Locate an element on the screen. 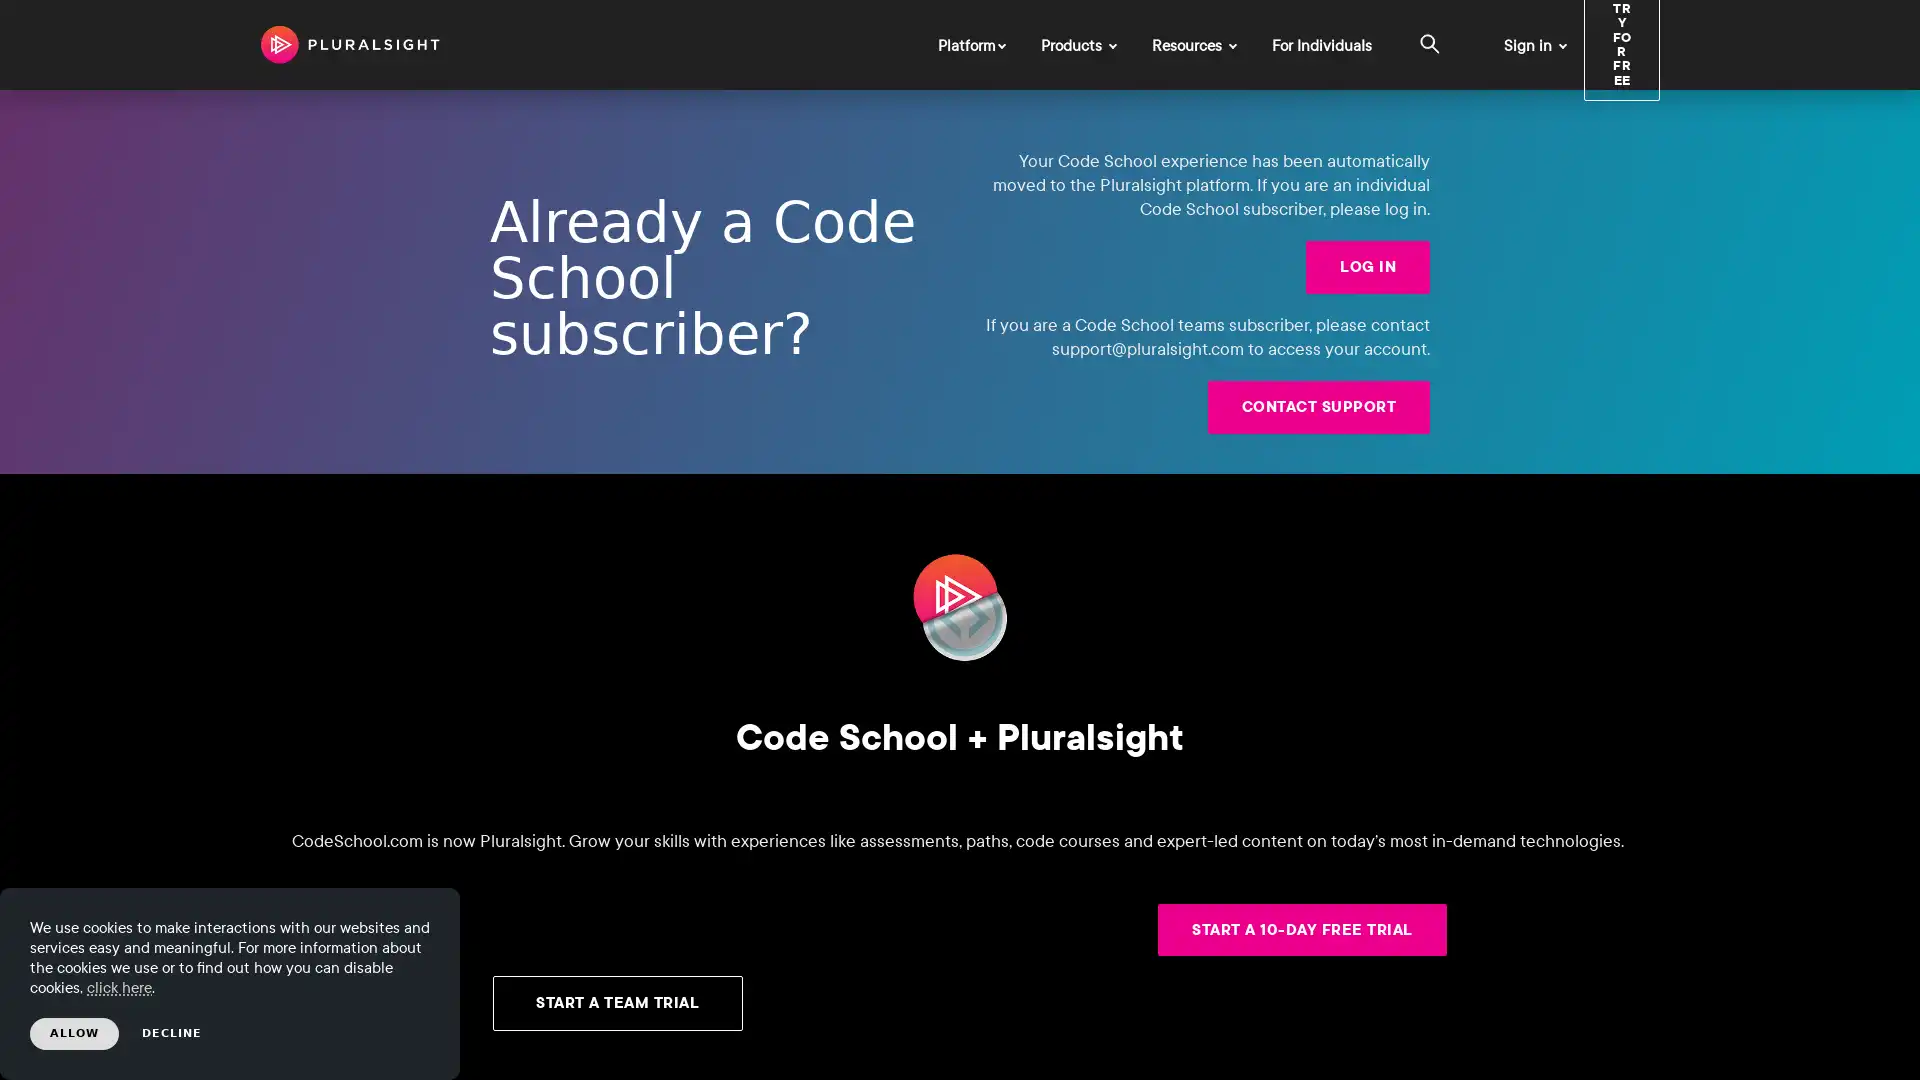 The image size is (1920, 1080). ALLOW is located at coordinates (74, 1033).